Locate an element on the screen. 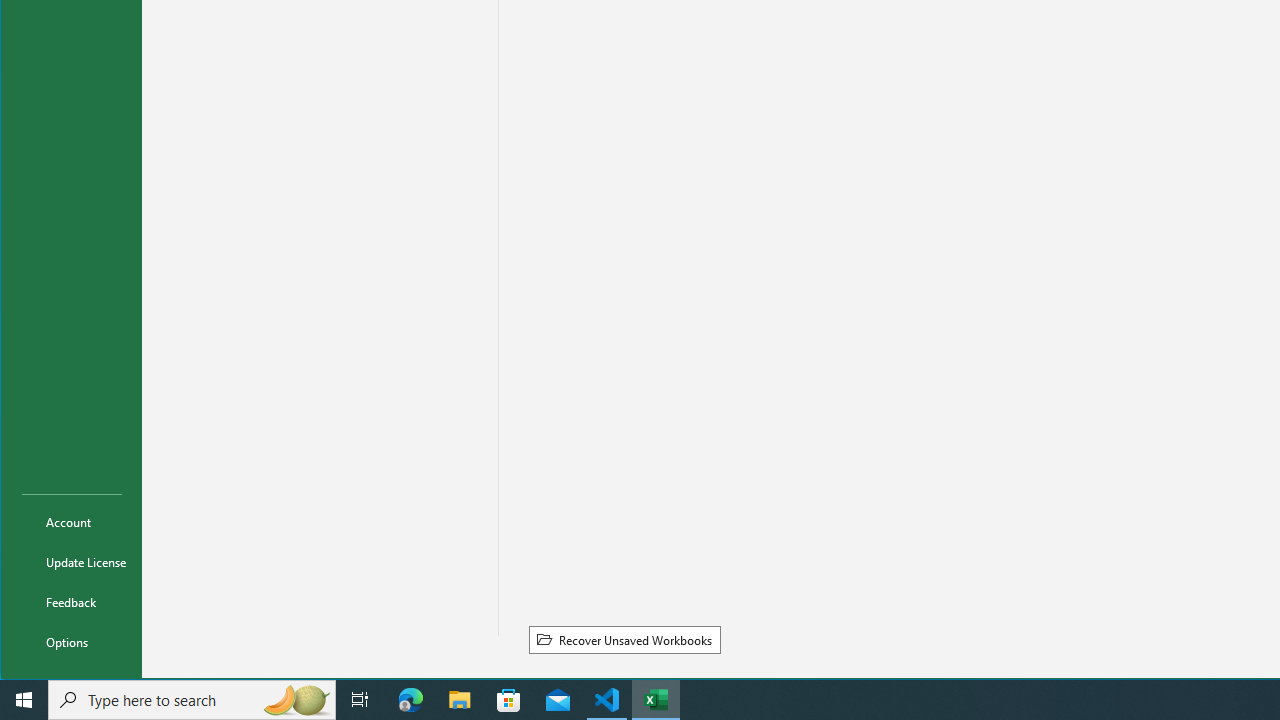 Image resolution: width=1280 pixels, height=720 pixels. 'Microsoft Store' is located at coordinates (509, 698).